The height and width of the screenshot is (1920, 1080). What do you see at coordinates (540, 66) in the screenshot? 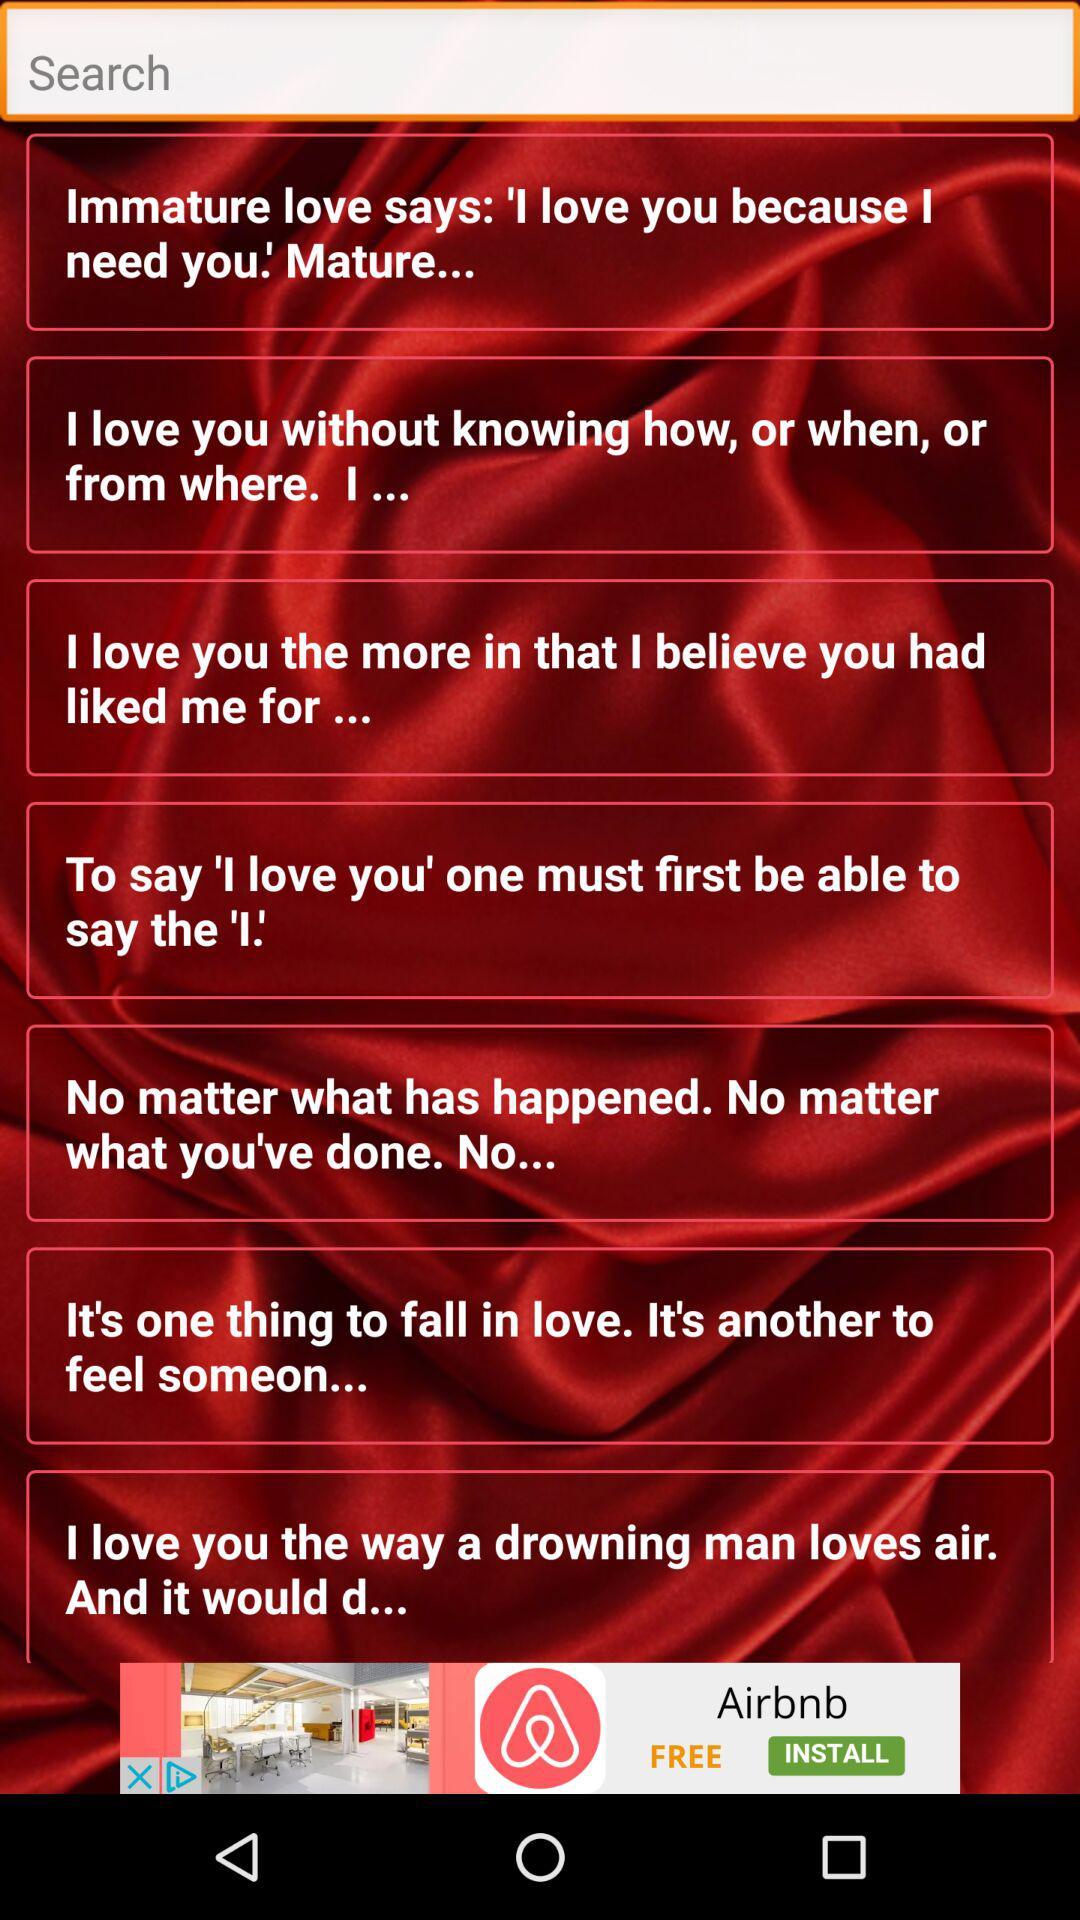
I see `open search` at bounding box center [540, 66].